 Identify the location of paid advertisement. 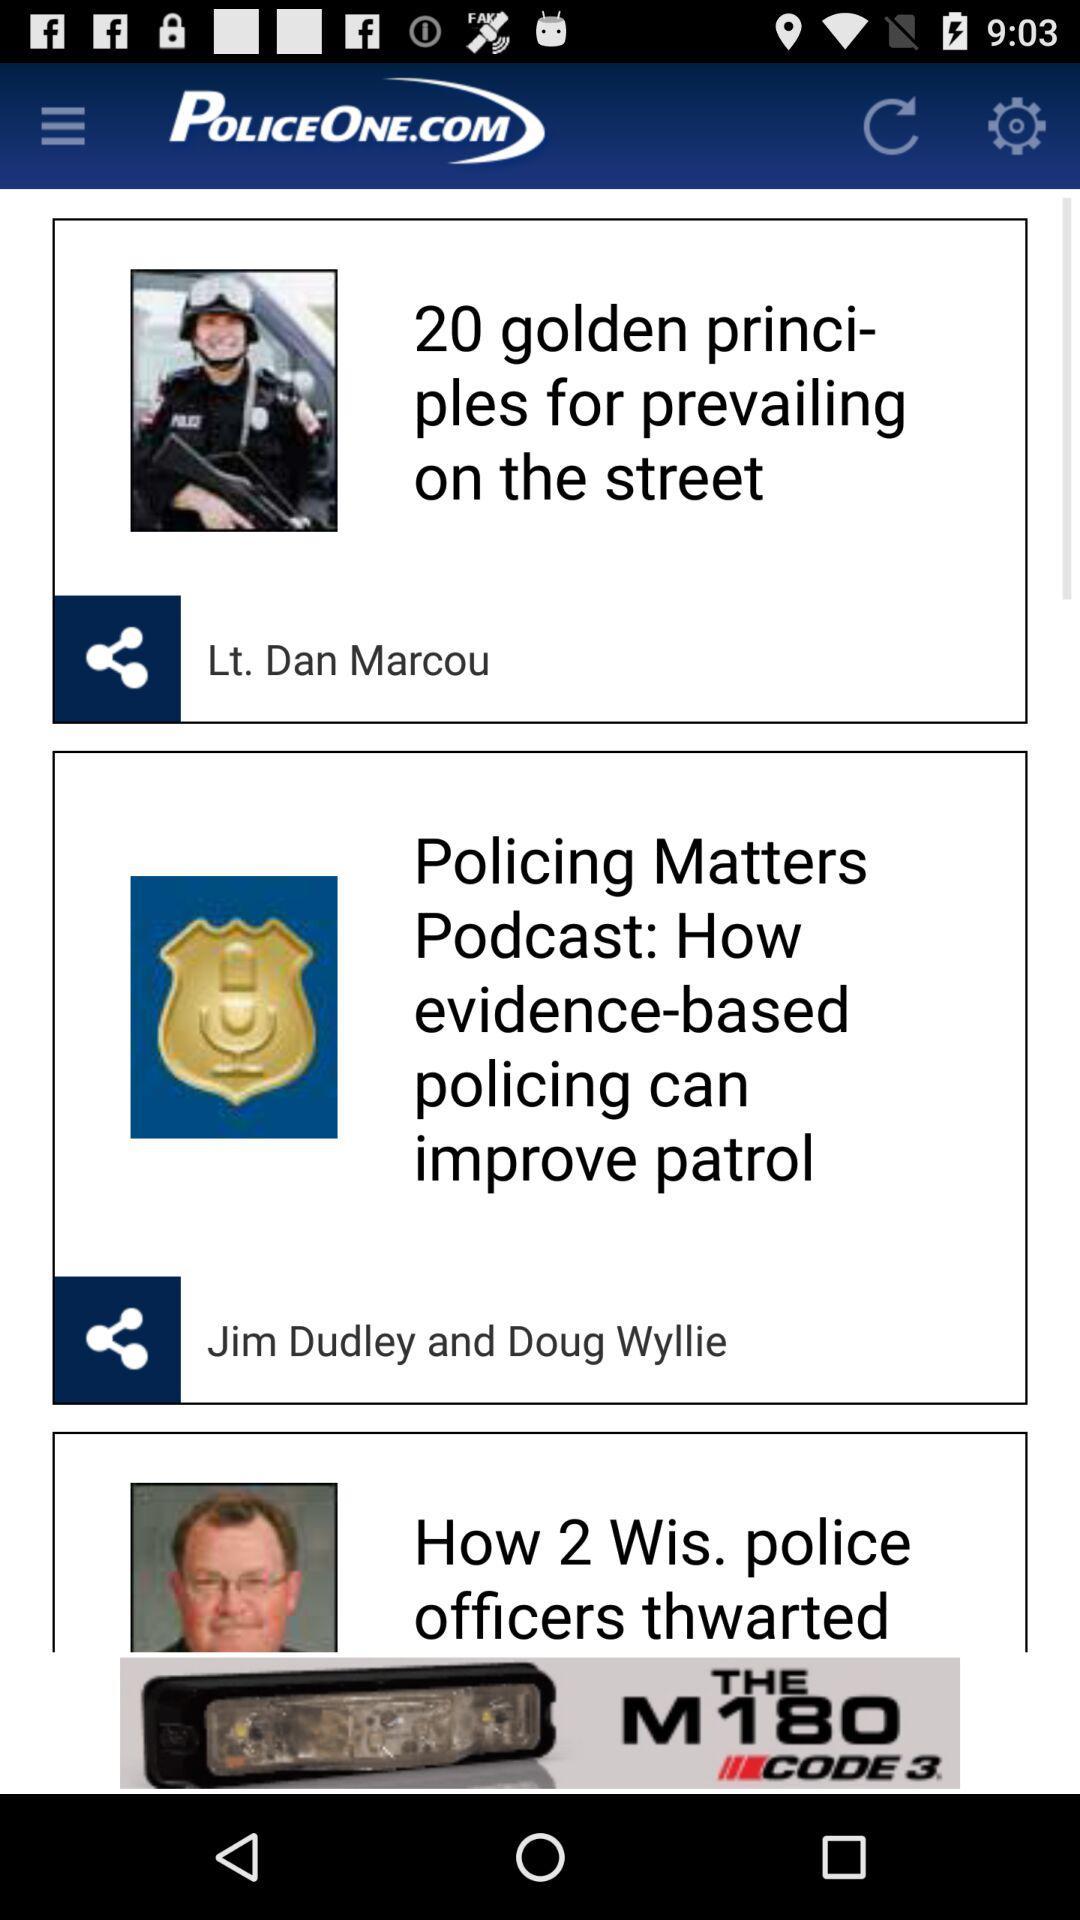
(540, 1722).